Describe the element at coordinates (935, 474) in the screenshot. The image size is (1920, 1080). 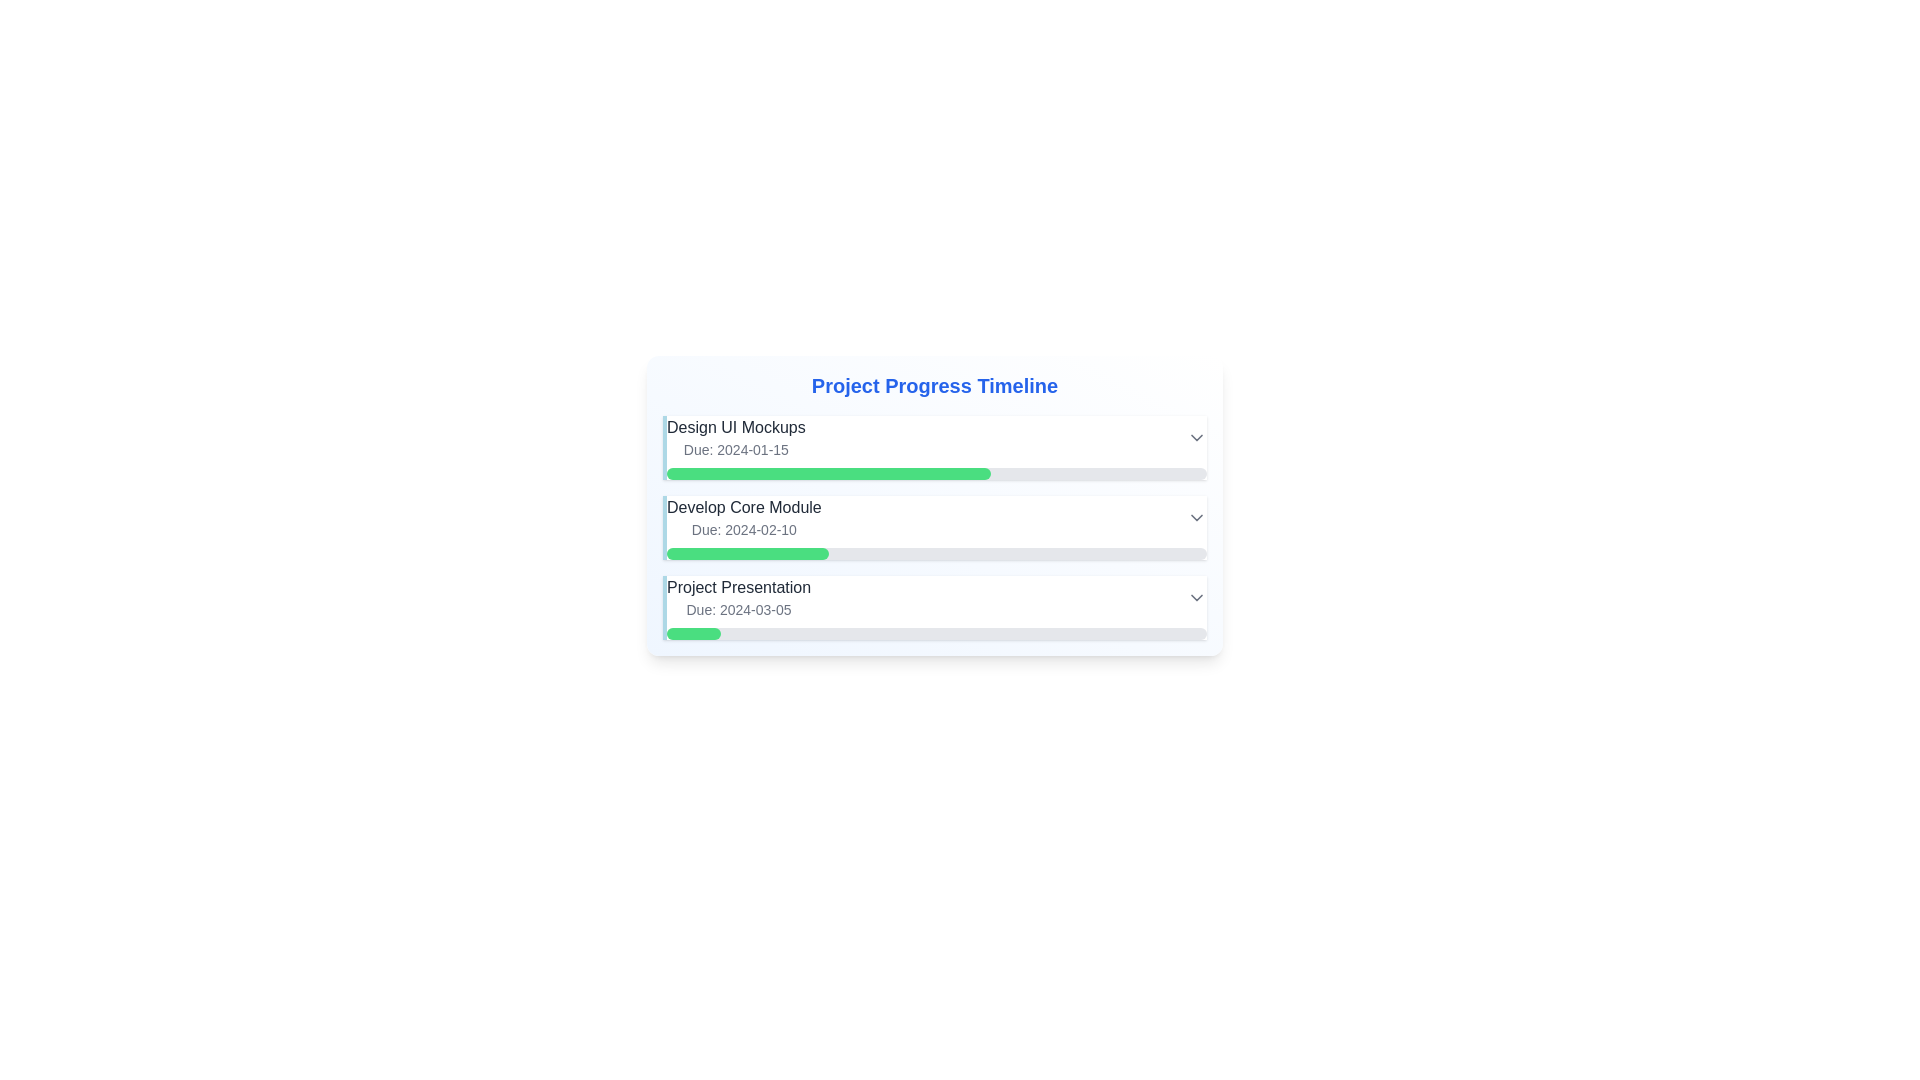
I see `the horizontal progress bar showing a green filled portion, which is located below the text 'Design UI Mockups Due: 2024-01-15' in the Project Progress Timeline section` at that location.